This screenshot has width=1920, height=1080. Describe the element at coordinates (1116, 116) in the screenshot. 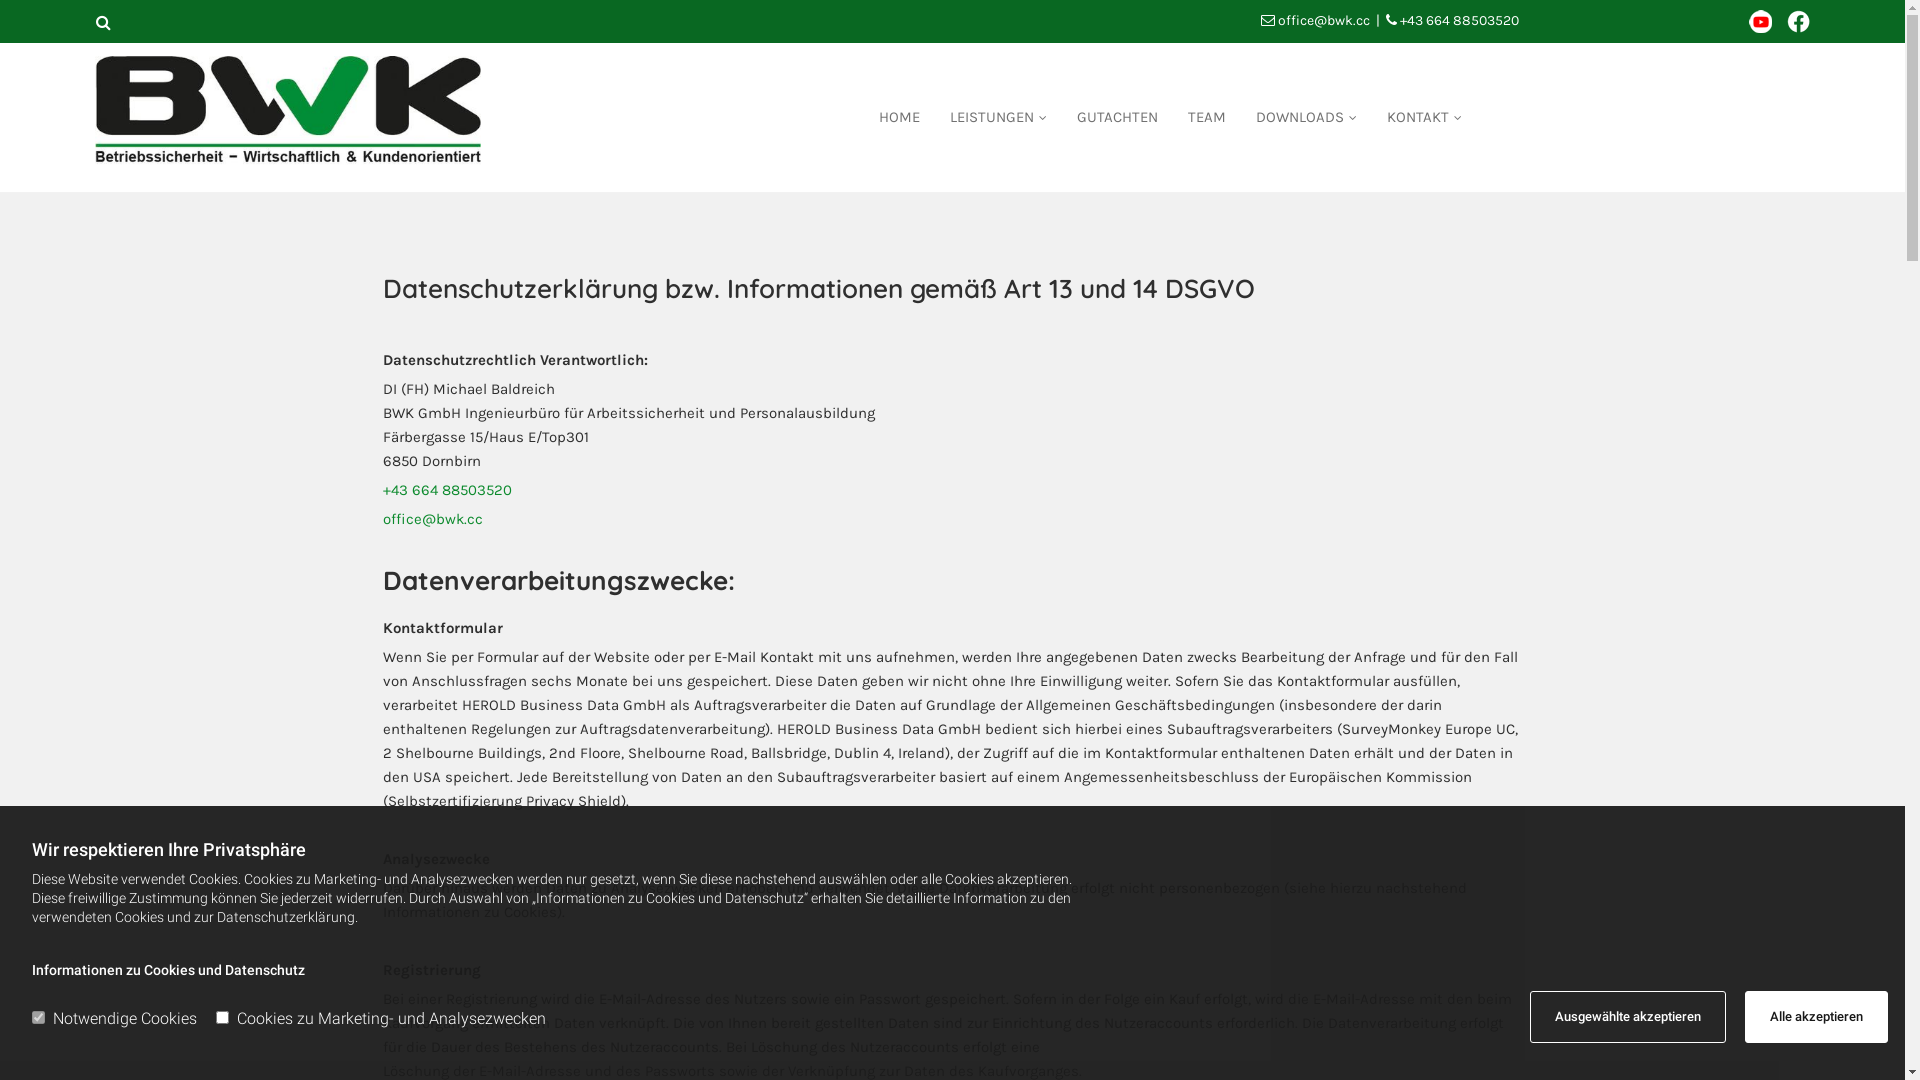

I see `'GUTACHTEN'` at that location.